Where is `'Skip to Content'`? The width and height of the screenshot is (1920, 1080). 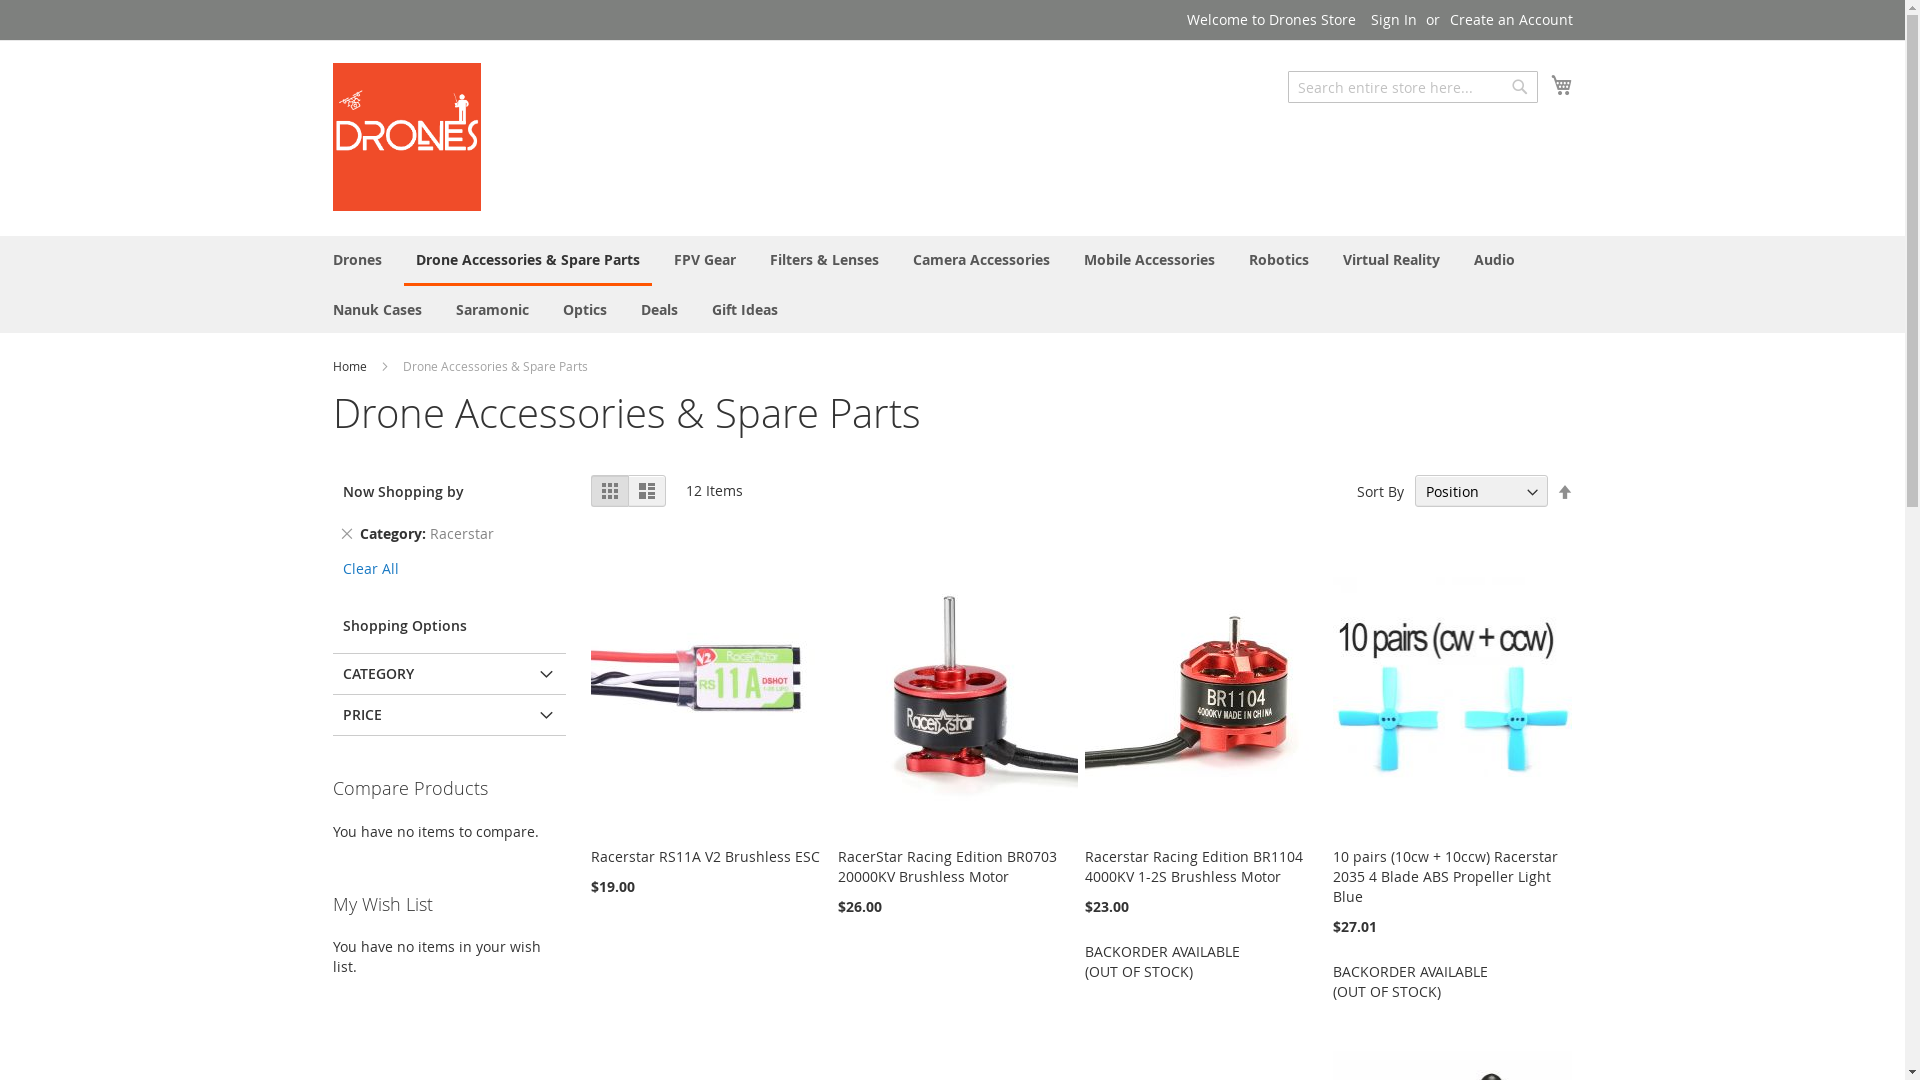
'Skip to Content' is located at coordinates (332, 9).